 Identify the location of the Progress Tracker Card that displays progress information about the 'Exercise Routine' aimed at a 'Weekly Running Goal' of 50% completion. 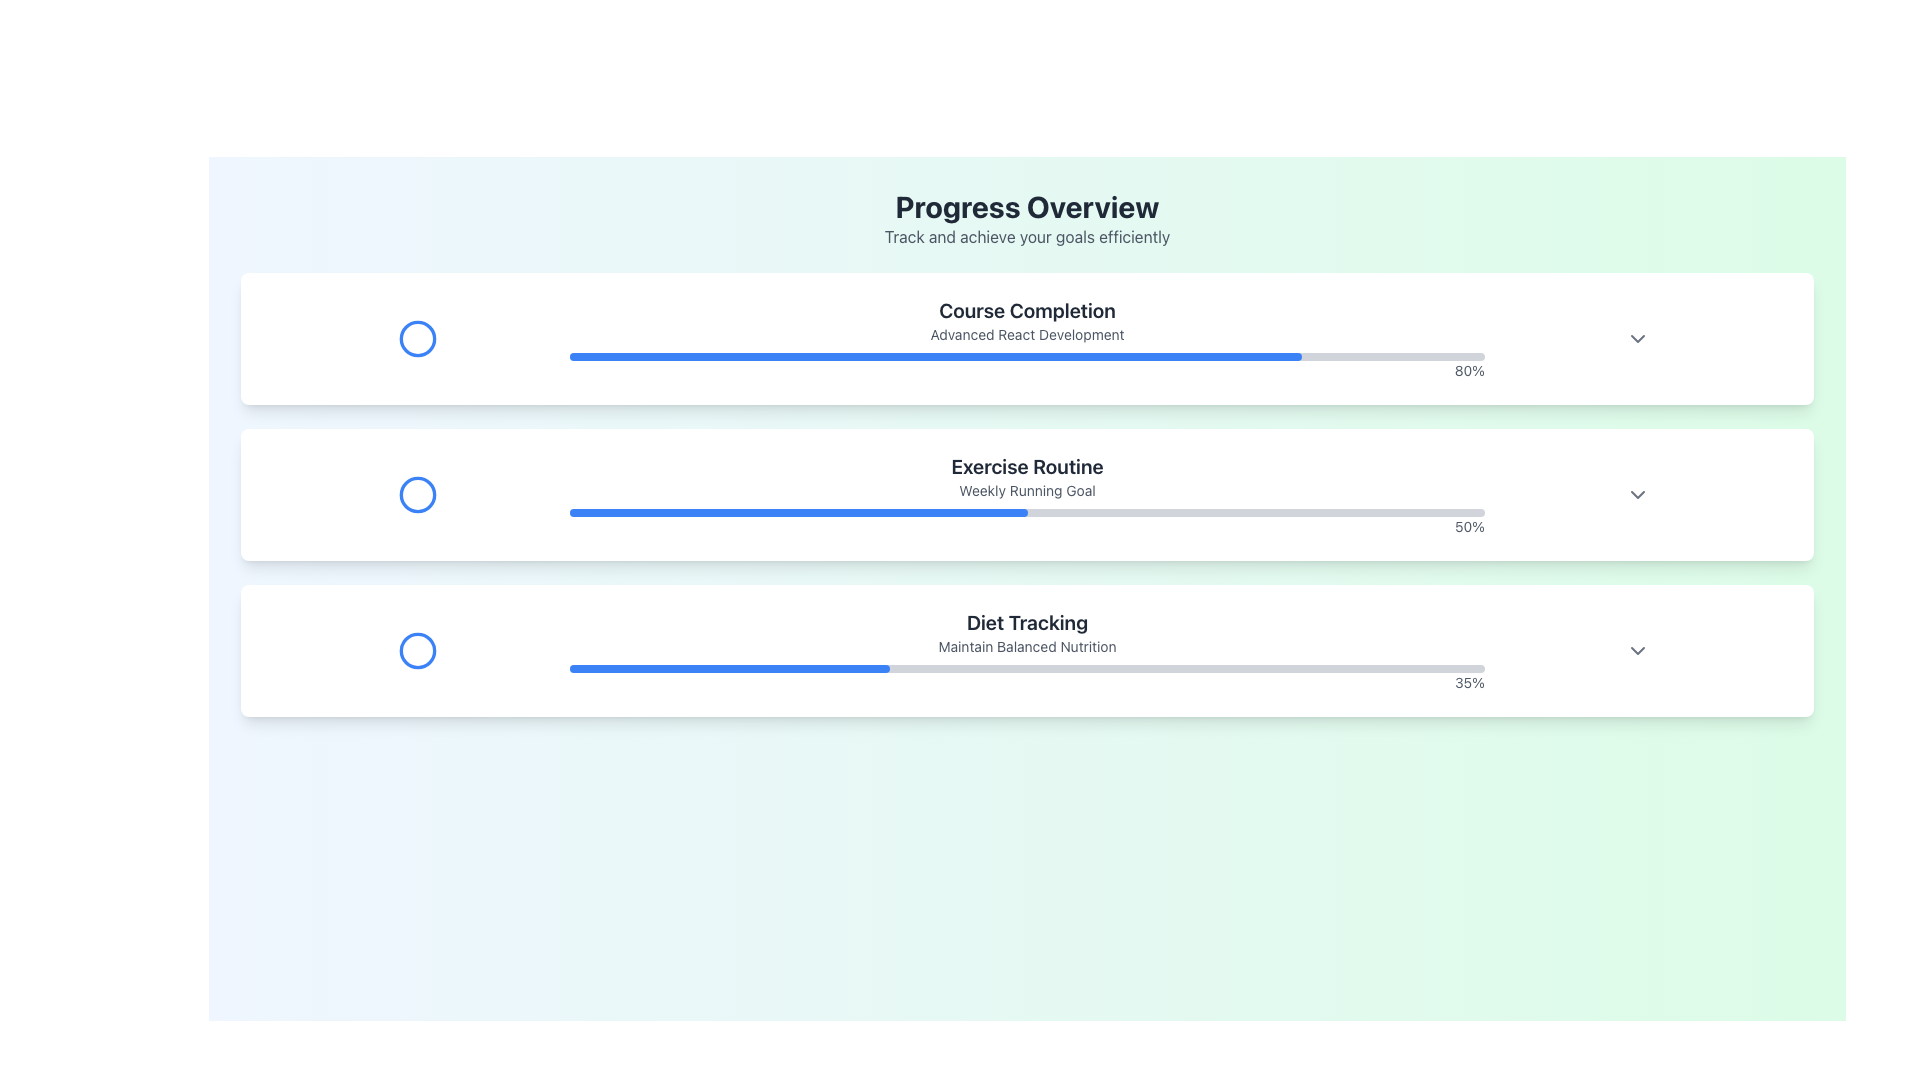
(1027, 494).